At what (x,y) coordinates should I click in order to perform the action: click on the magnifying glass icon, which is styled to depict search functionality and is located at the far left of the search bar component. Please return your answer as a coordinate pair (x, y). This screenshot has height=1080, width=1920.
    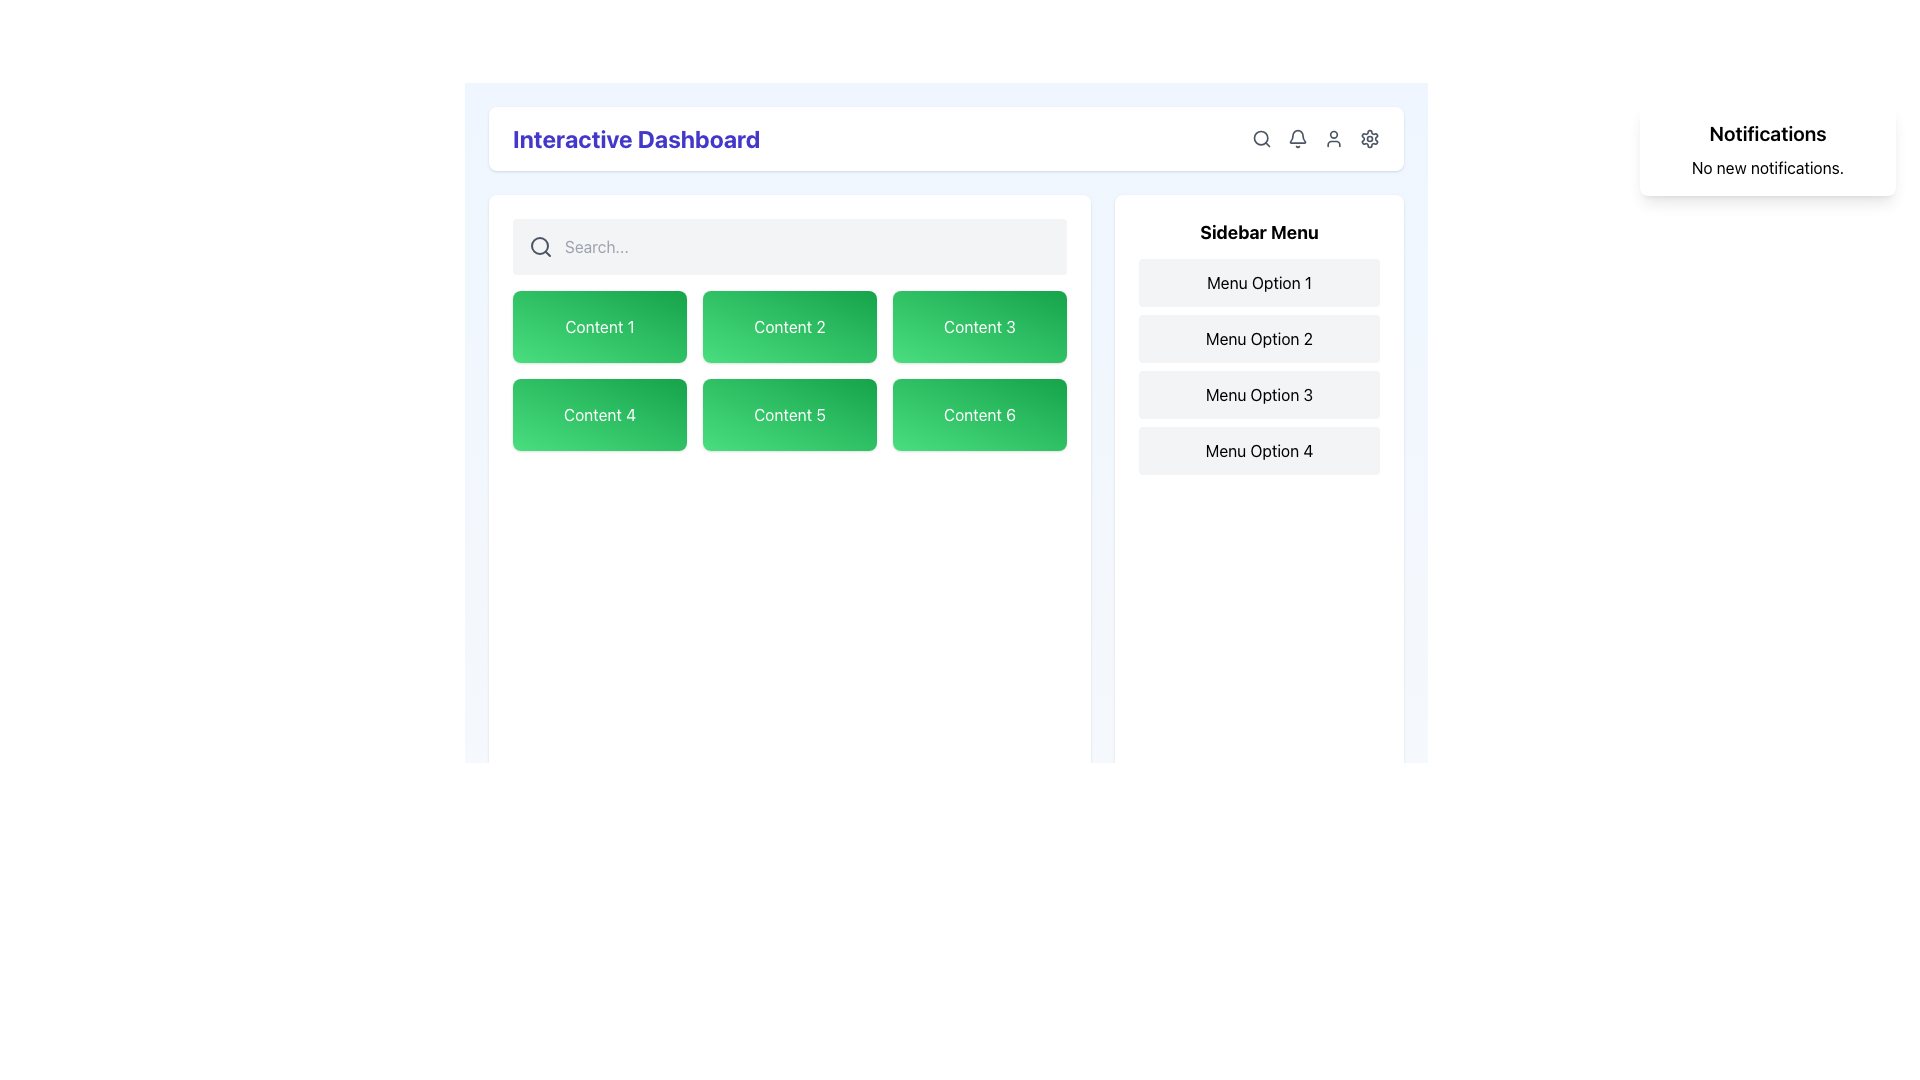
    Looking at the image, I should click on (541, 245).